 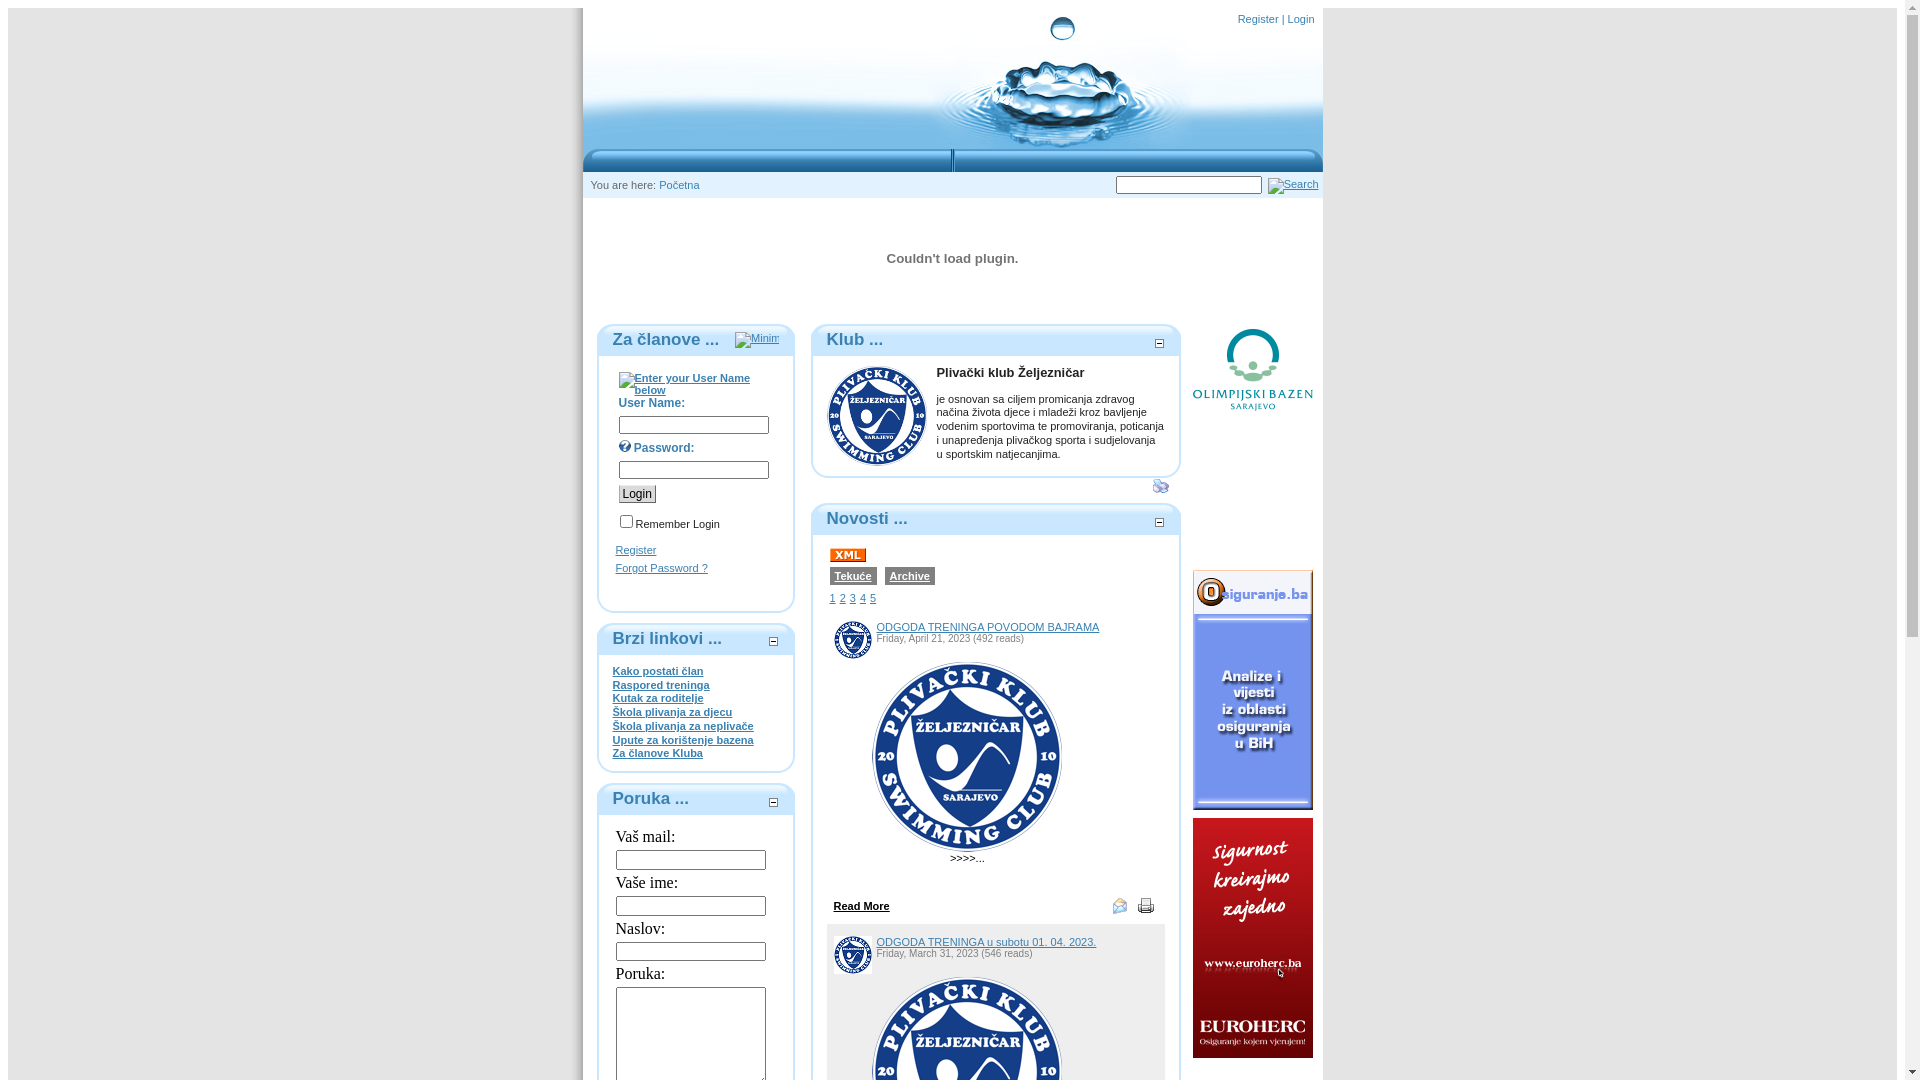 I want to click on 'Minimize', so click(x=733, y=337).